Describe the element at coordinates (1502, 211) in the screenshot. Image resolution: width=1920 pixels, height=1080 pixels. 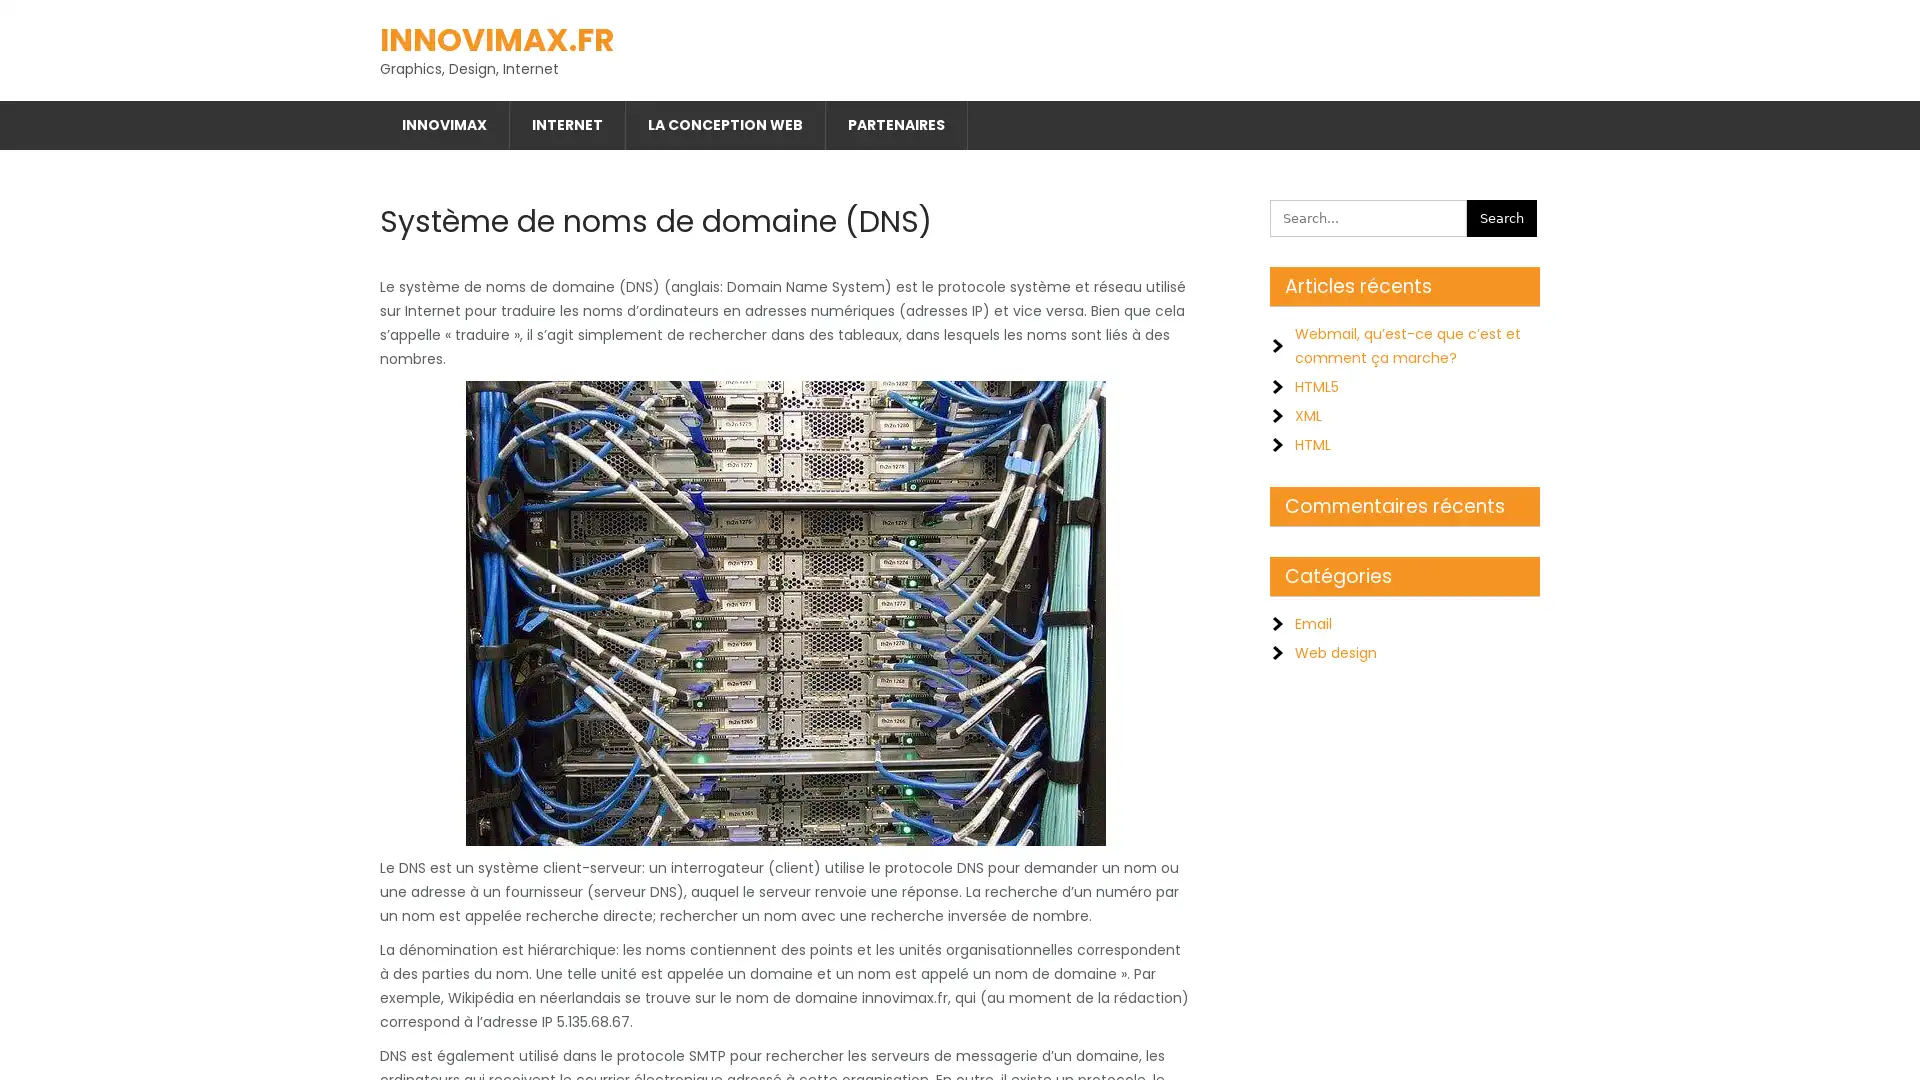
I see `Search` at that location.